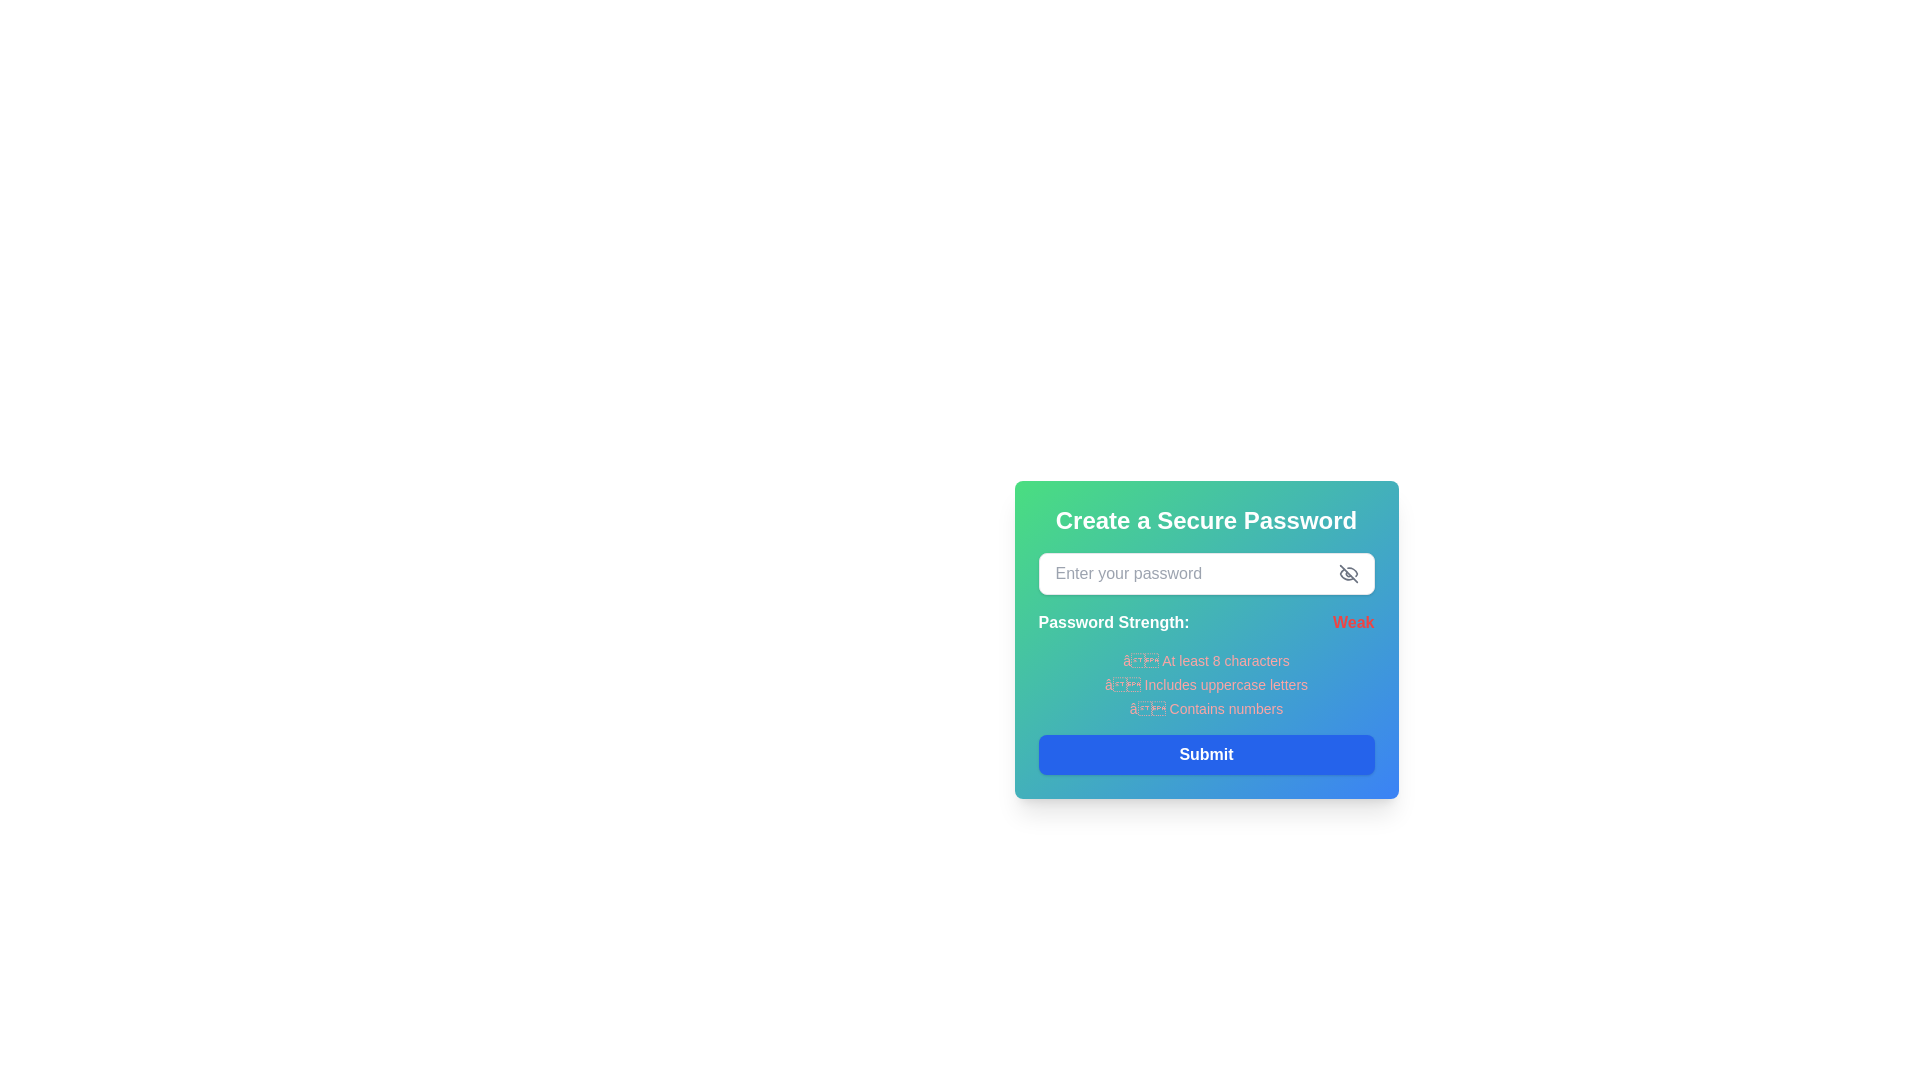  What do you see at coordinates (1205, 755) in the screenshot?
I see `the submission button located at the bottom of the card interface` at bounding box center [1205, 755].